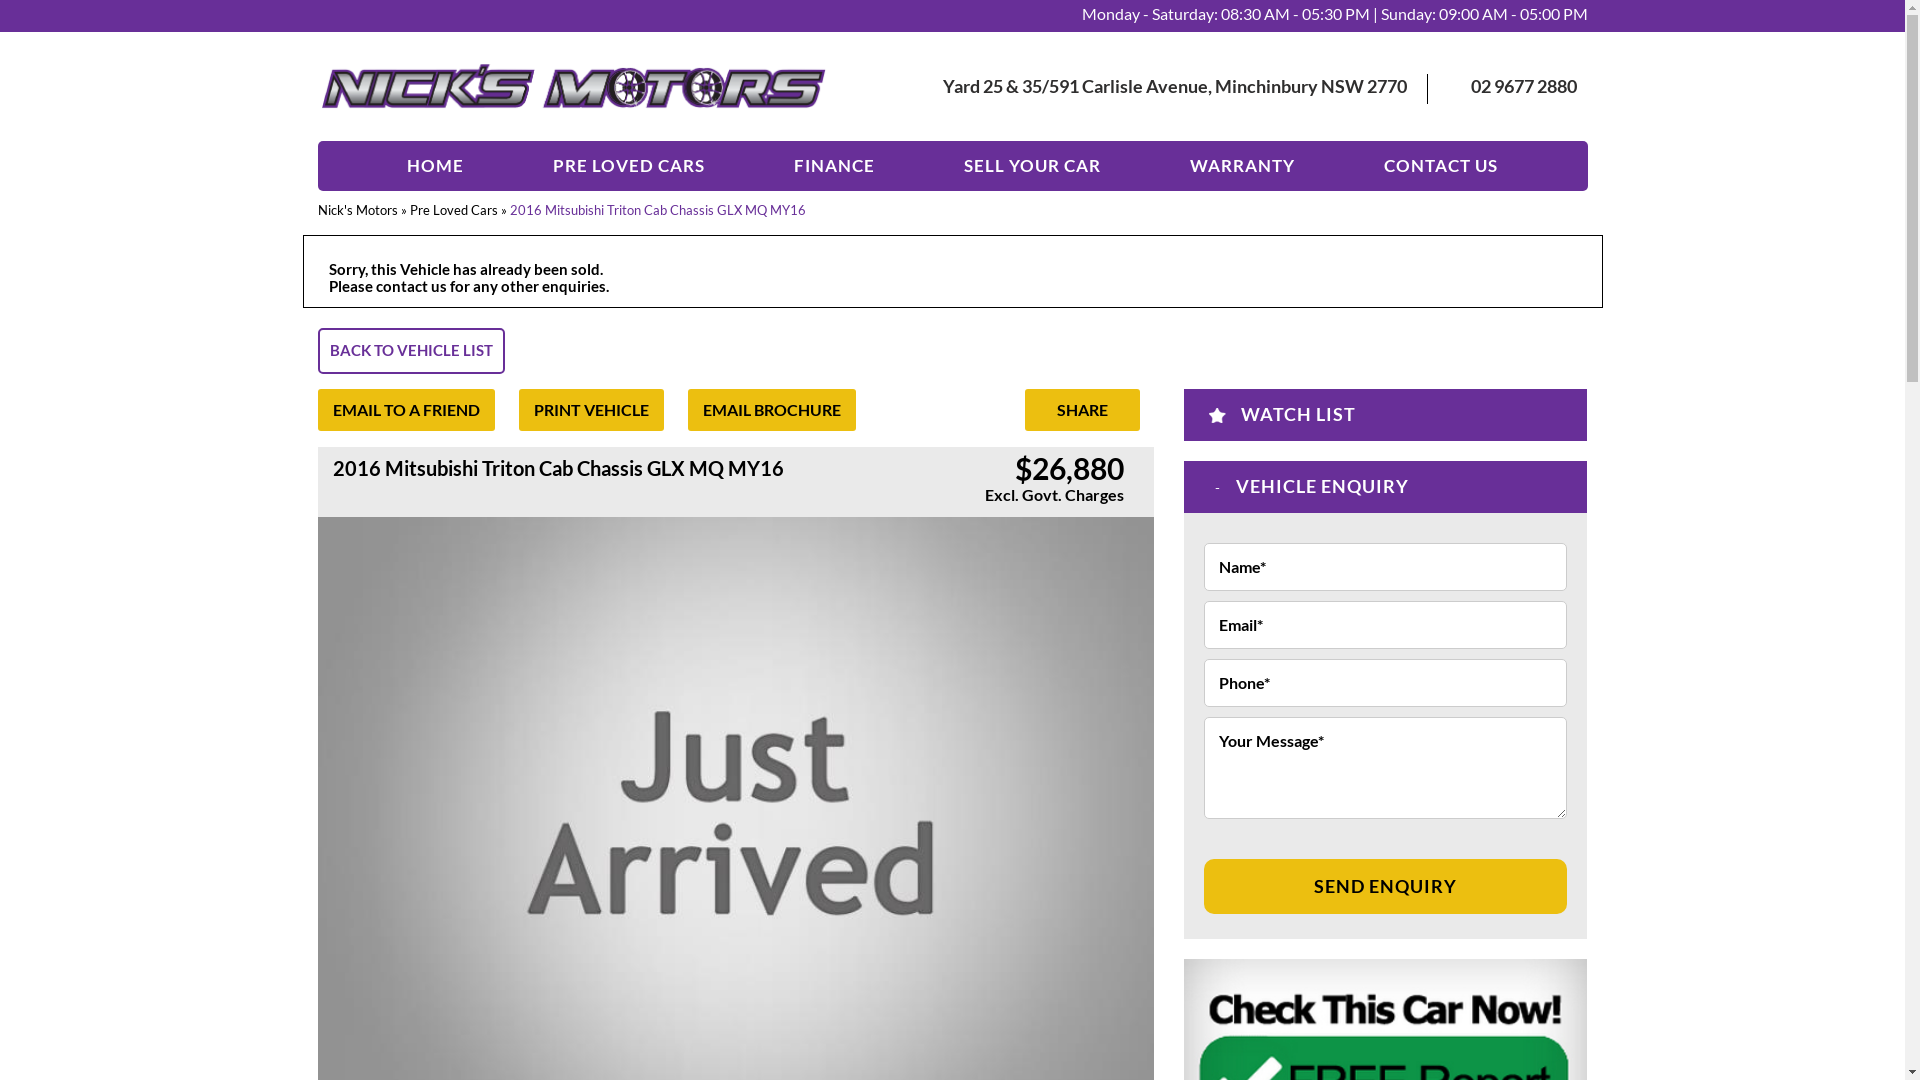 Image resolution: width=1920 pixels, height=1080 pixels. What do you see at coordinates (410, 349) in the screenshot?
I see `'BACK TO VEHICLE LIST'` at bounding box center [410, 349].